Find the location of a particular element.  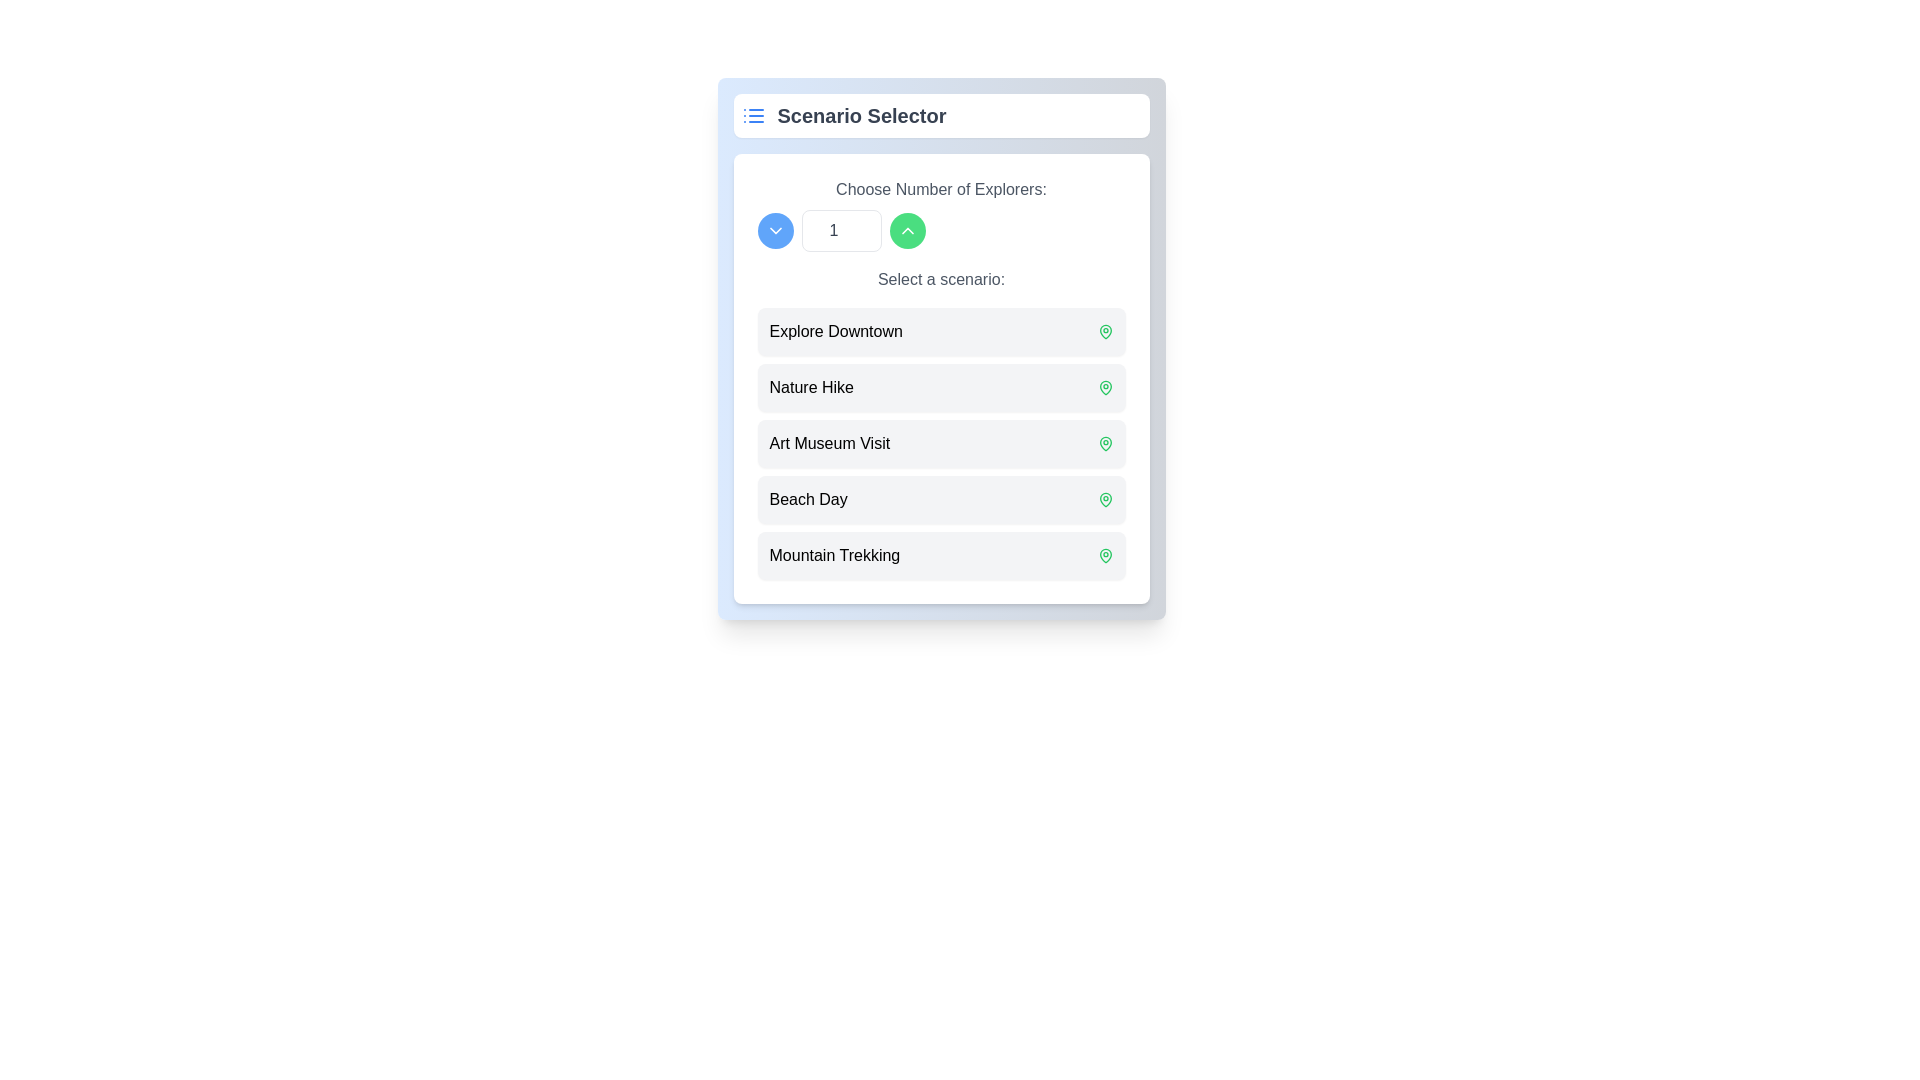

the text label 'Art Museum Visit' is located at coordinates (829, 442).